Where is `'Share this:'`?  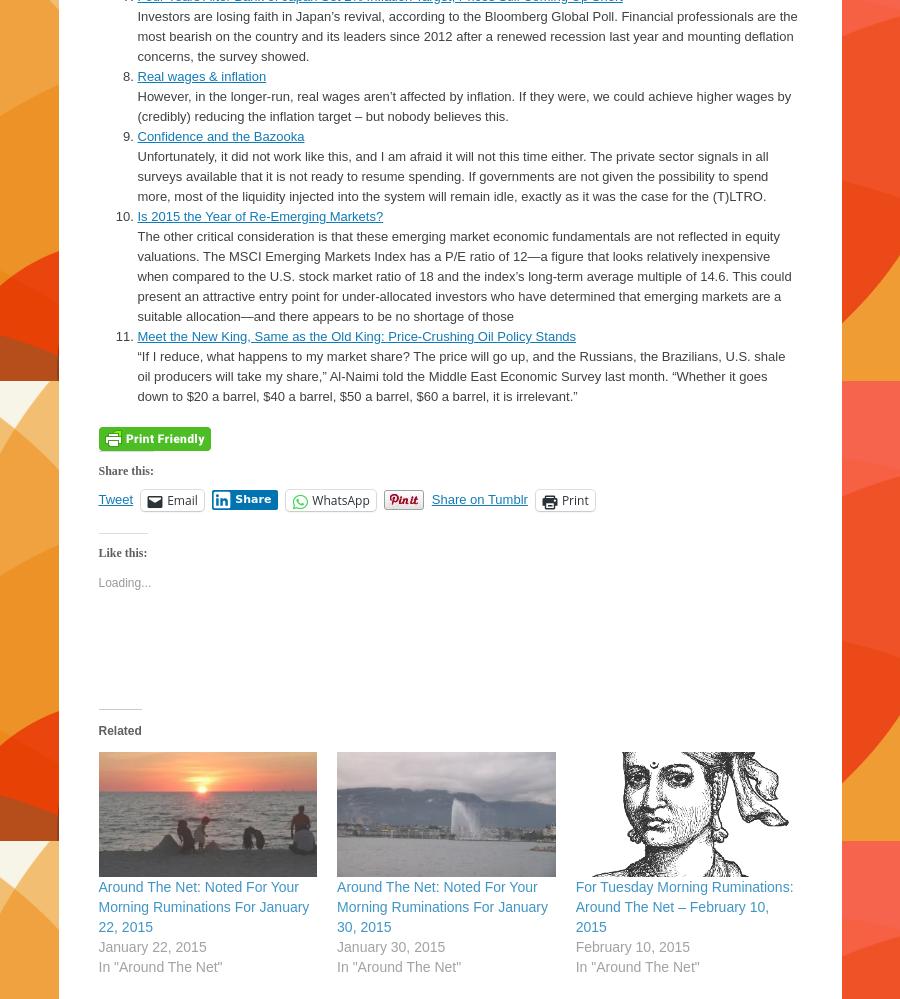
'Share this:' is located at coordinates (125, 471).